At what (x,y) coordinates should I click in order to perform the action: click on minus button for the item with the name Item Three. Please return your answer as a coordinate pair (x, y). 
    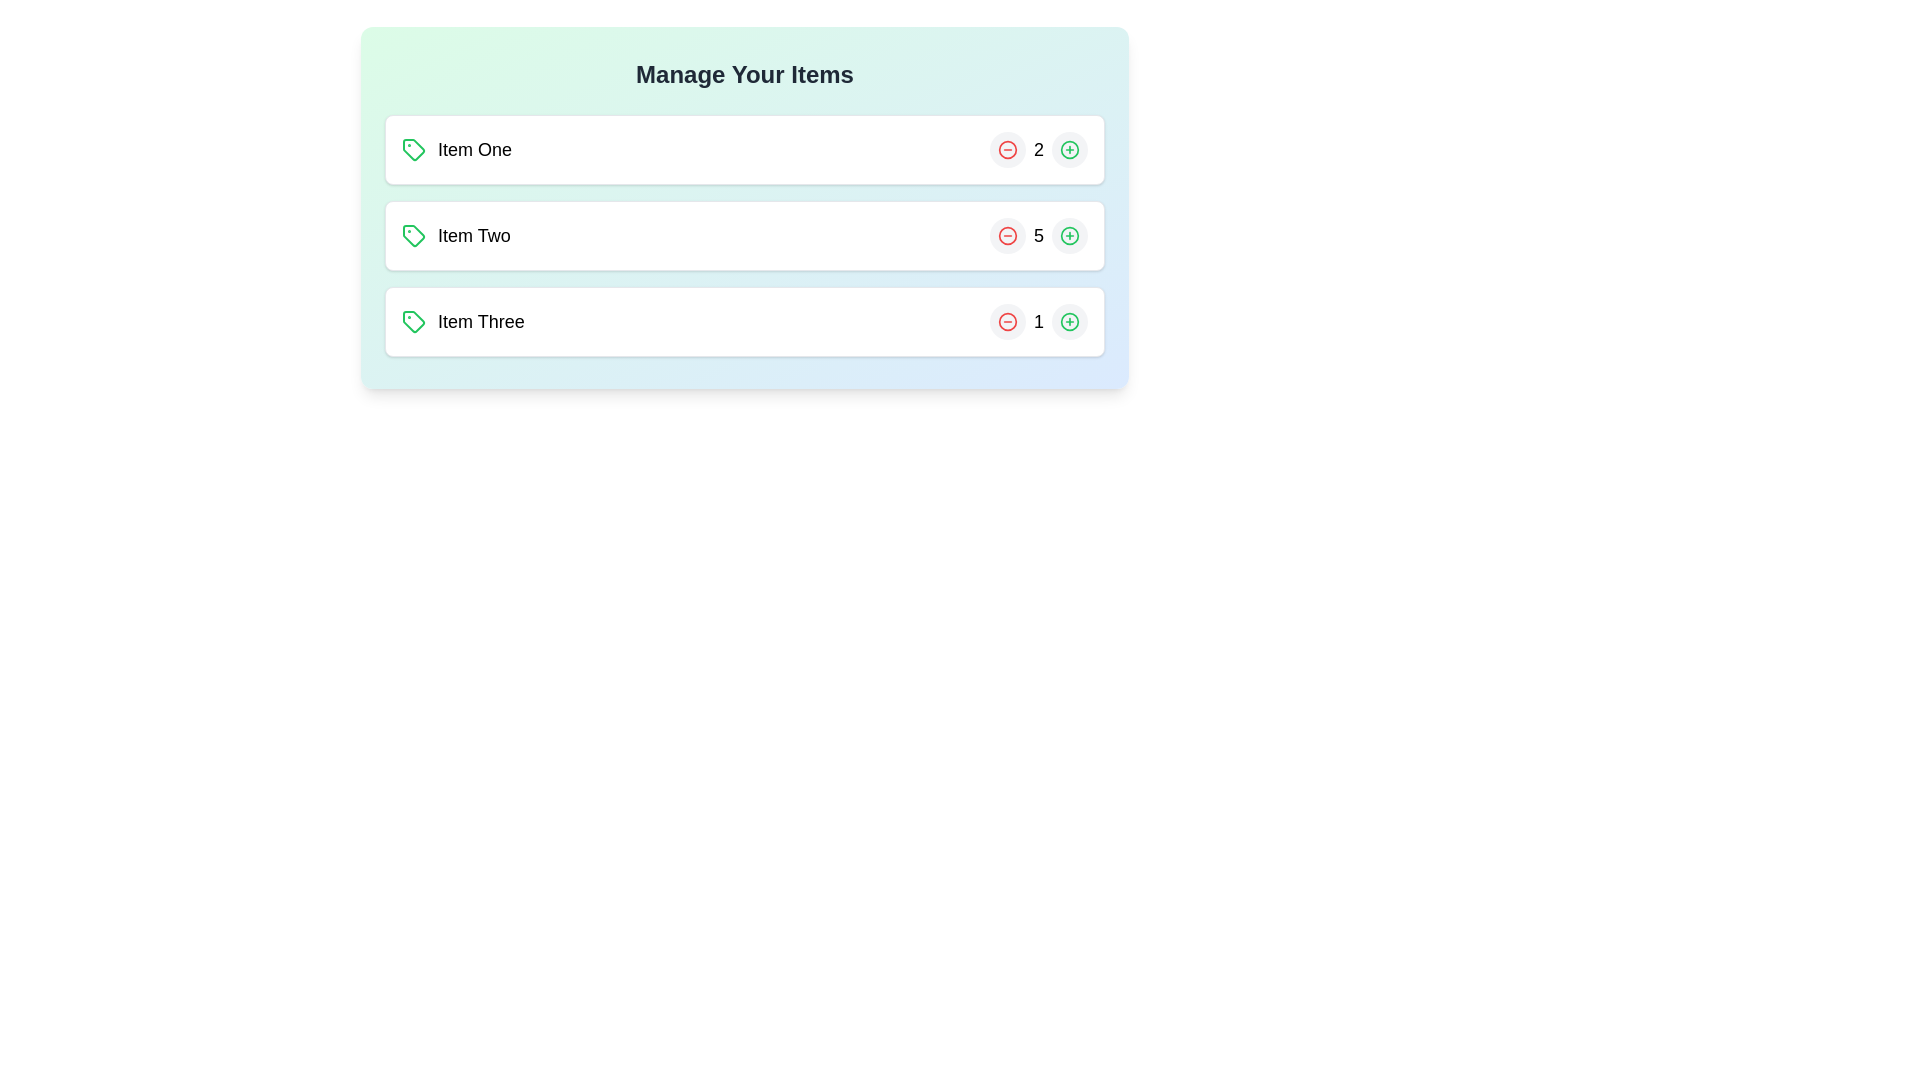
    Looking at the image, I should click on (1008, 320).